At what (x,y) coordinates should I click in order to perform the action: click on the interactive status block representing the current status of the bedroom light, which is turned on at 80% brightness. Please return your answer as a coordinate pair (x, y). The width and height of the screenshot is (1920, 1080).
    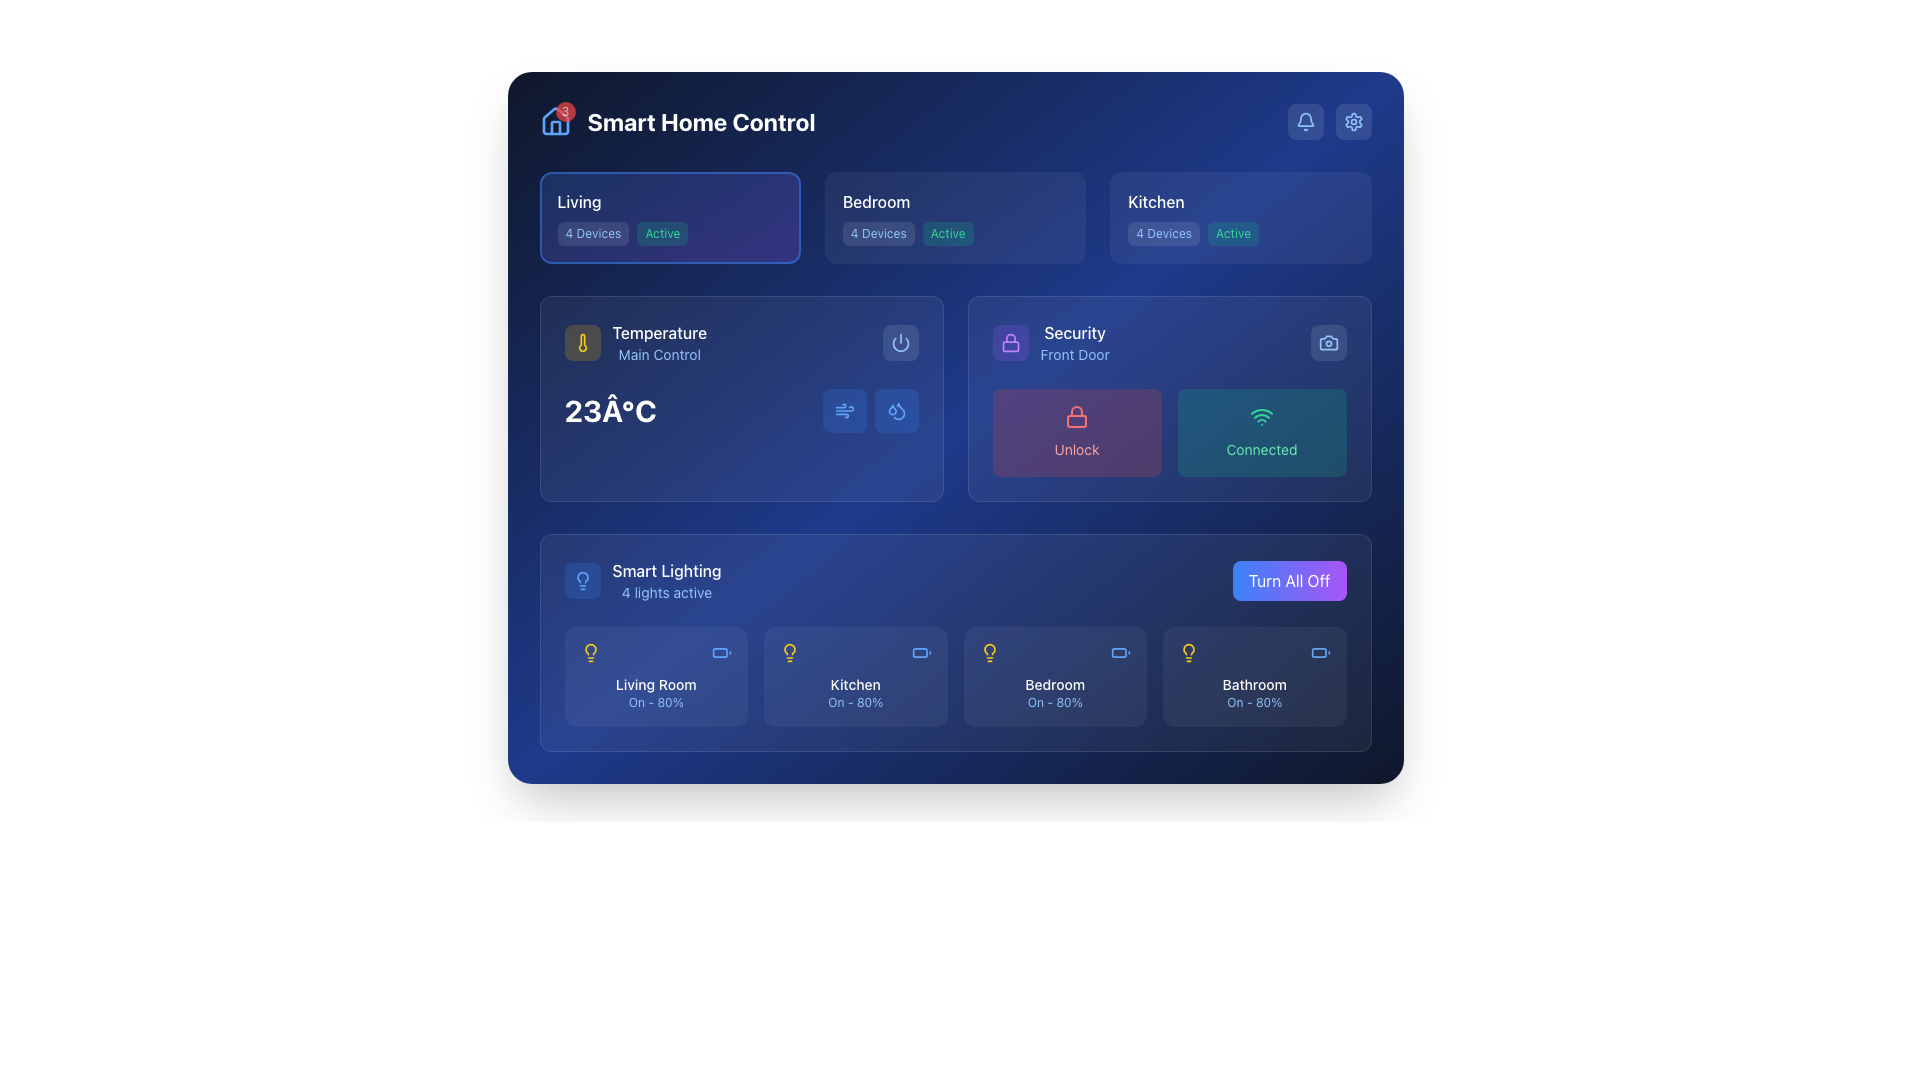
    Looking at the image, I should click on (1054, 676).